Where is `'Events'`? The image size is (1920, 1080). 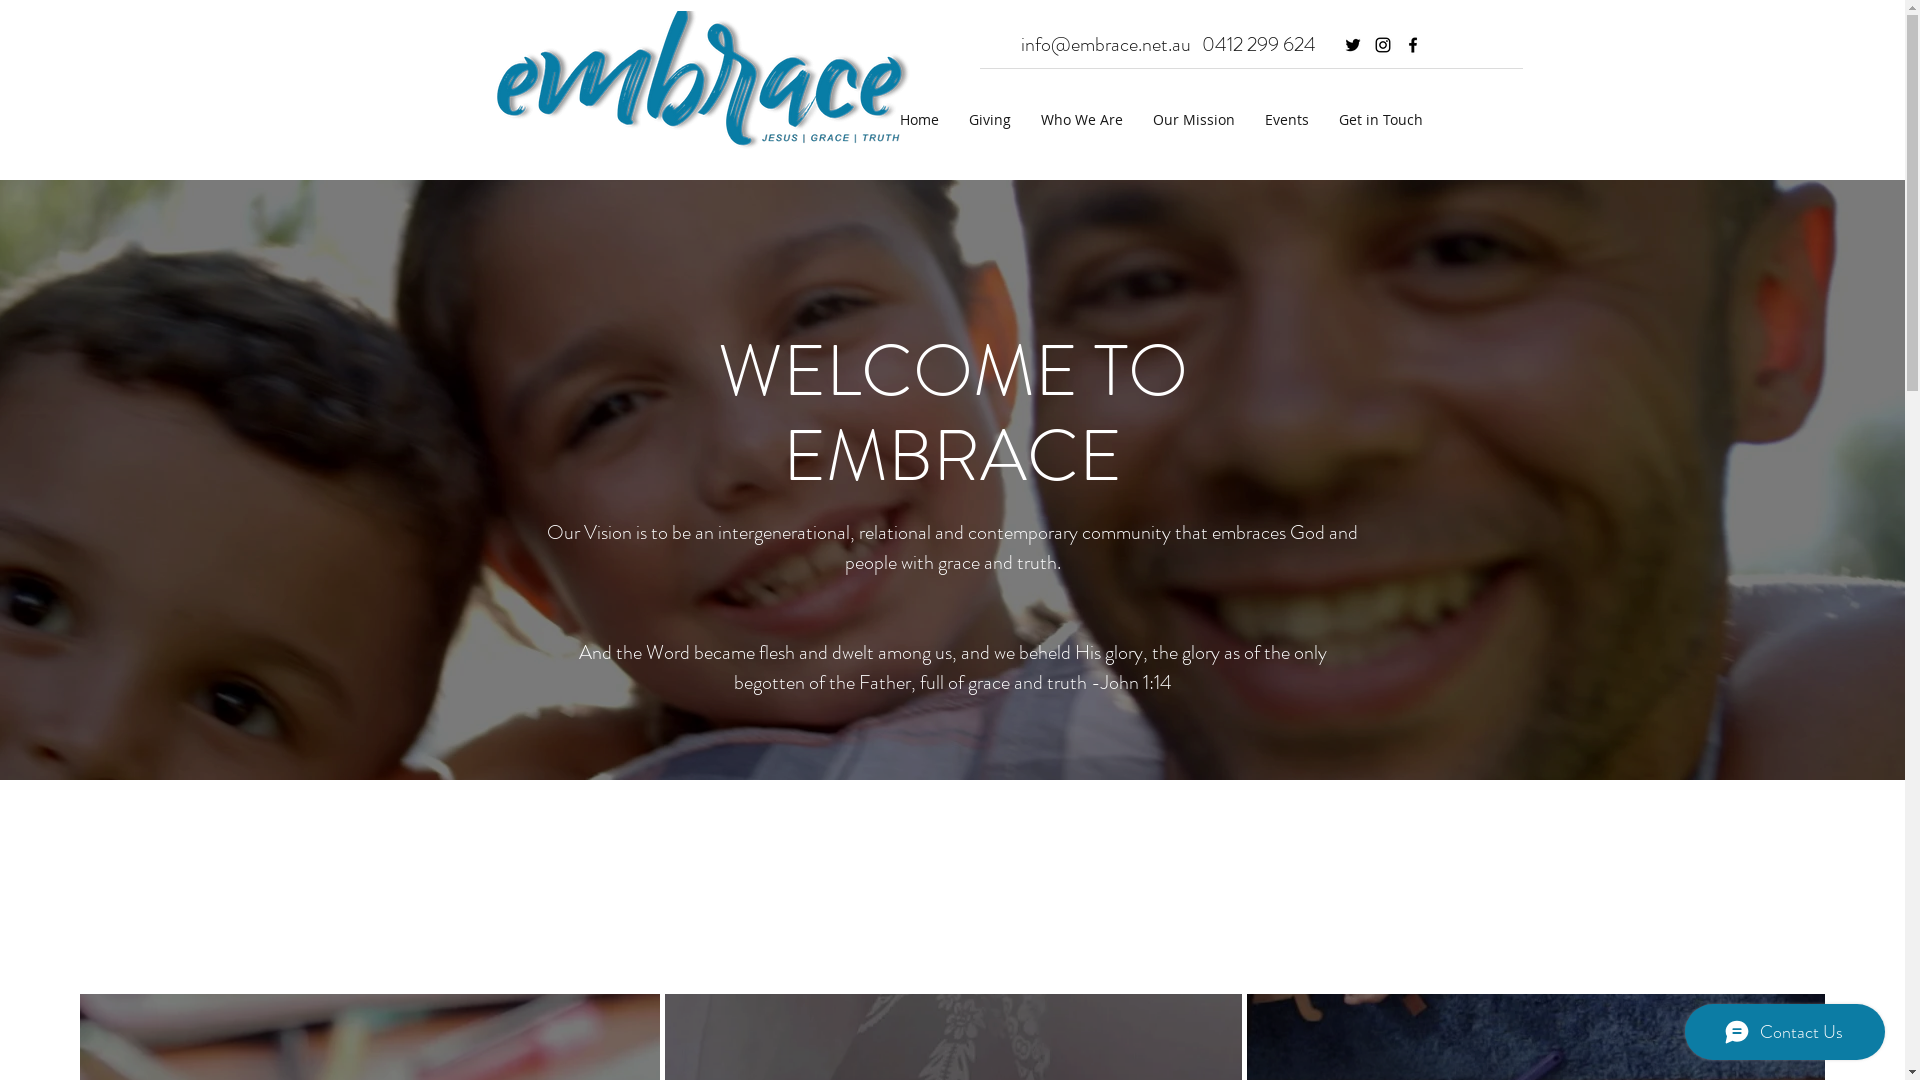
'Events' is located at coordinates (1286, 119).